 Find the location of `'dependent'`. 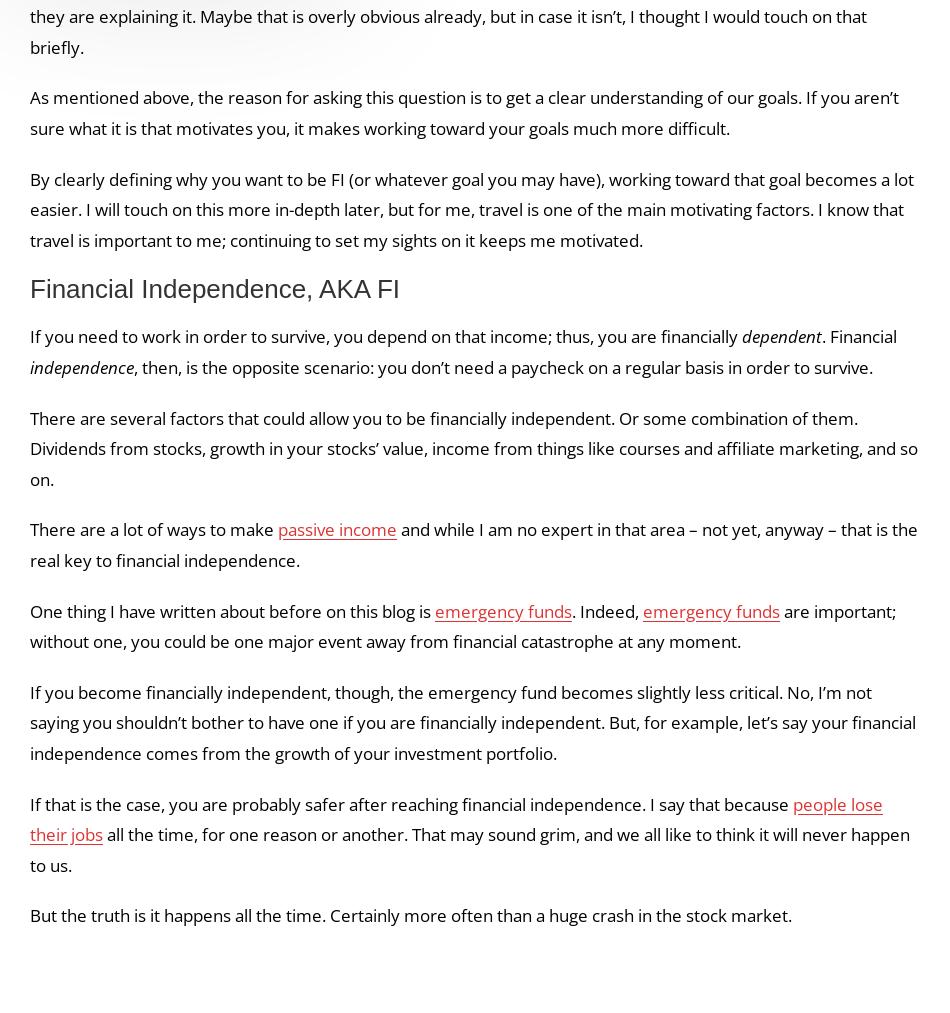

'dependent' is located at coordinates (781, 336).